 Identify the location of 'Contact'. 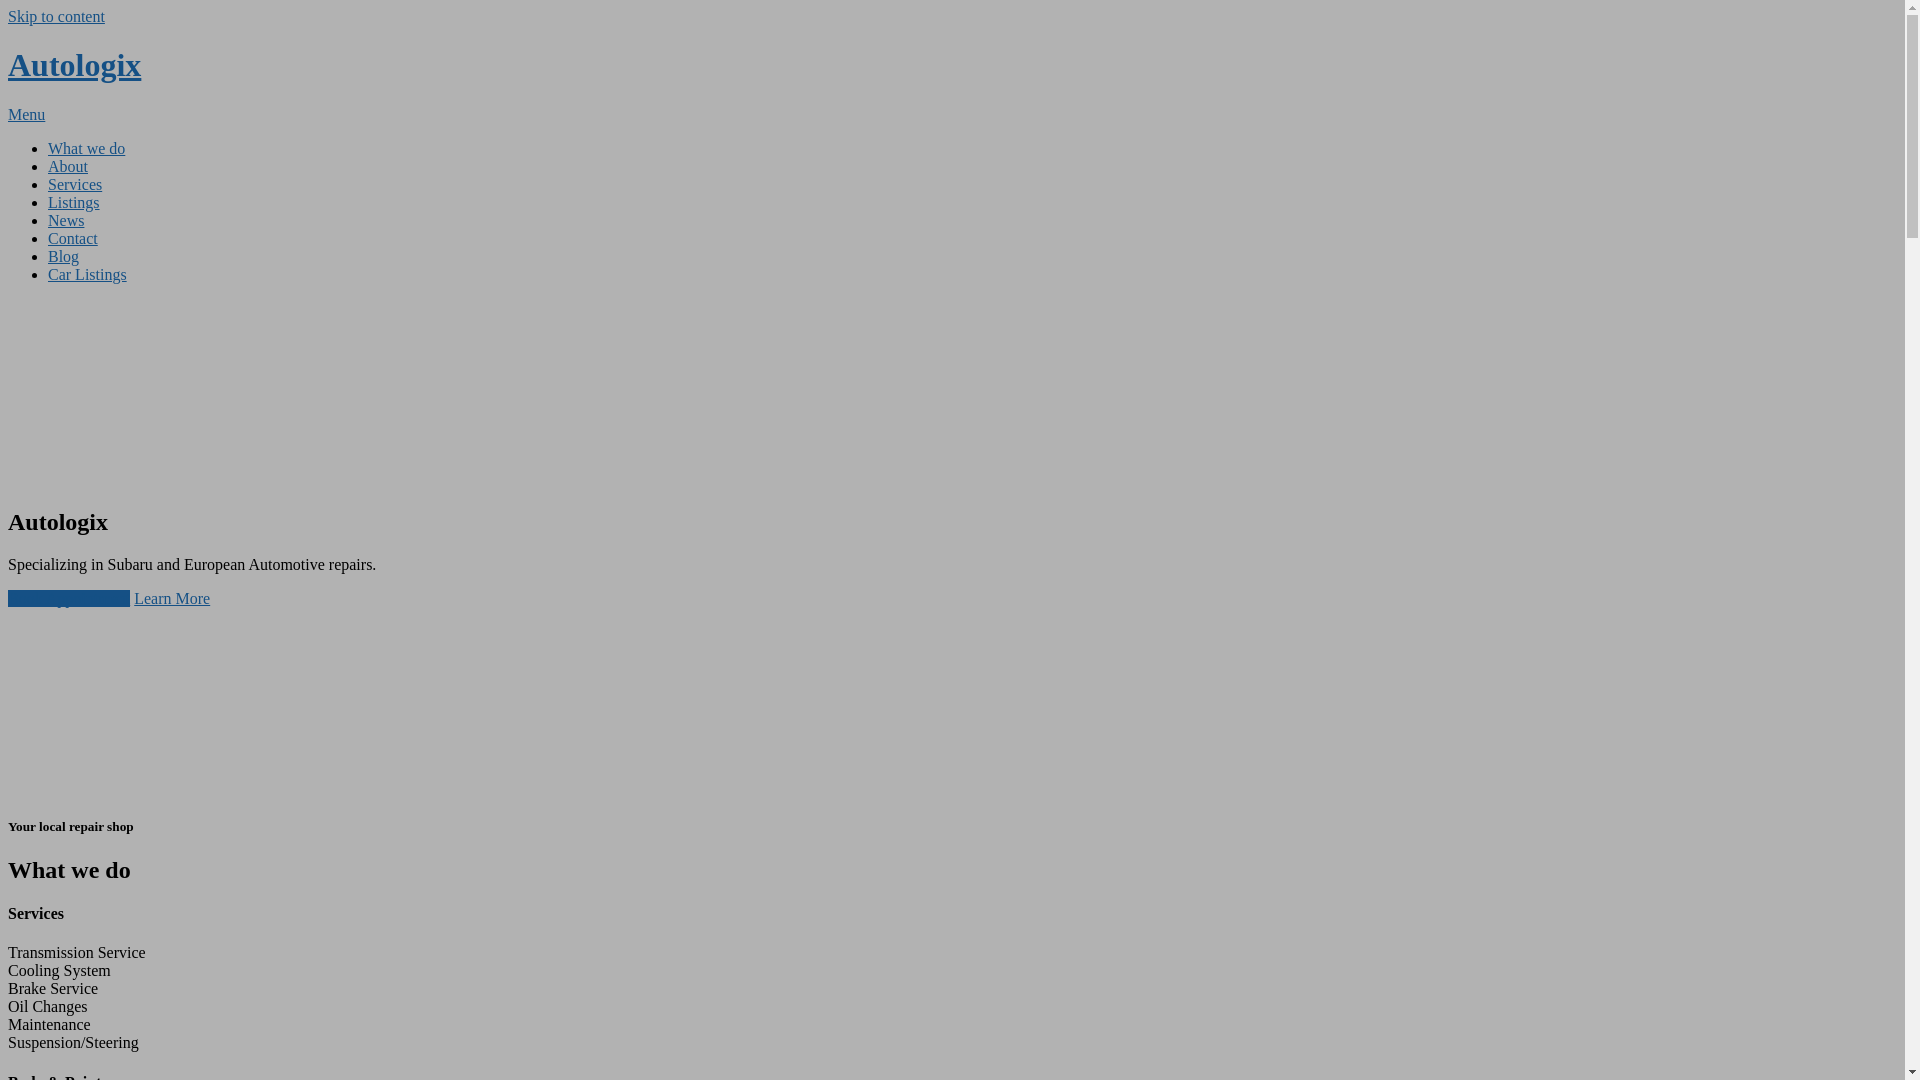
(72, 237).